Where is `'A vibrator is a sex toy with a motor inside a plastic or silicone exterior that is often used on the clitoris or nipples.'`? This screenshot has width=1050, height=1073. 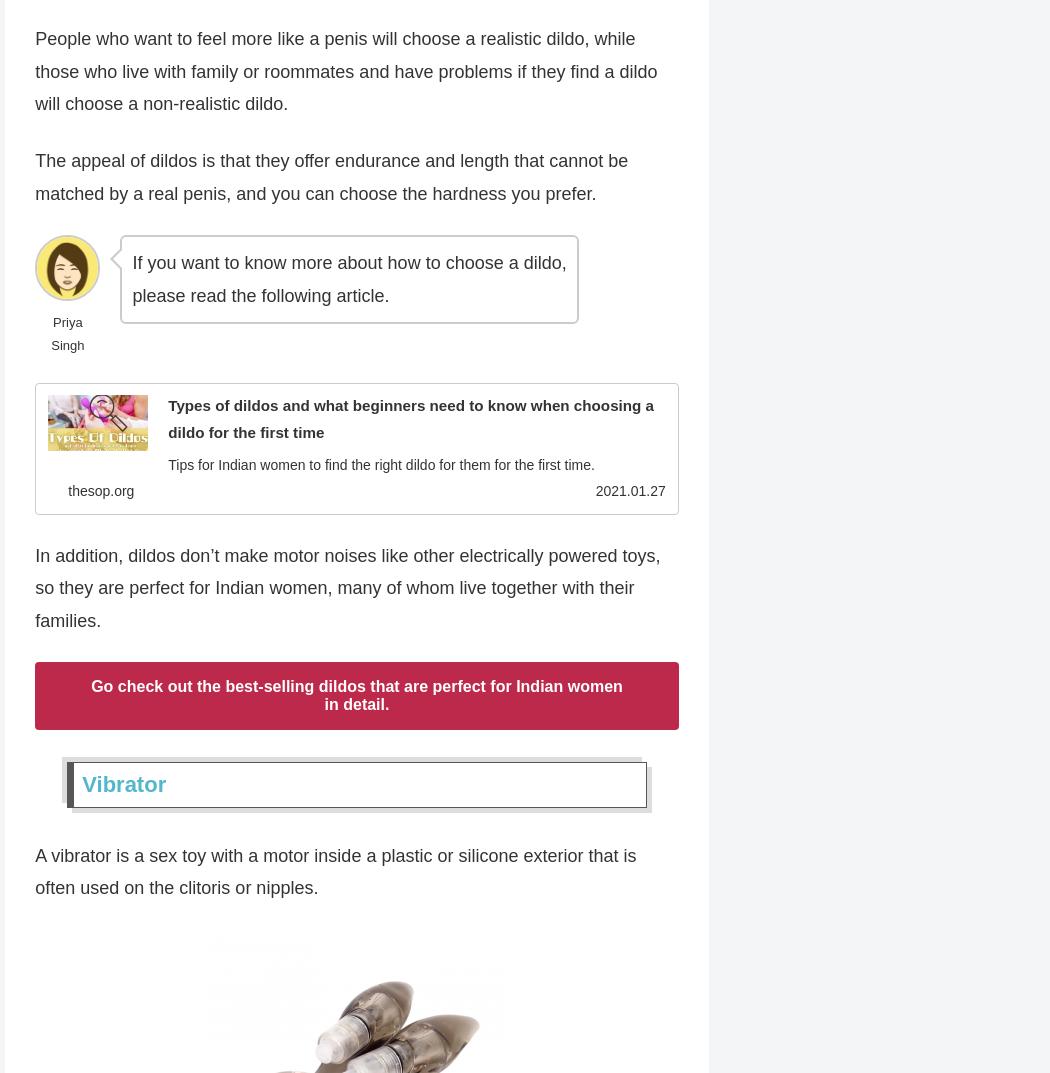 'A vibrator is a sex toy with a motor inside a plastic or silicone exterior that is often used on the clitoris or nipples.' is located at coordinates (34, 872).